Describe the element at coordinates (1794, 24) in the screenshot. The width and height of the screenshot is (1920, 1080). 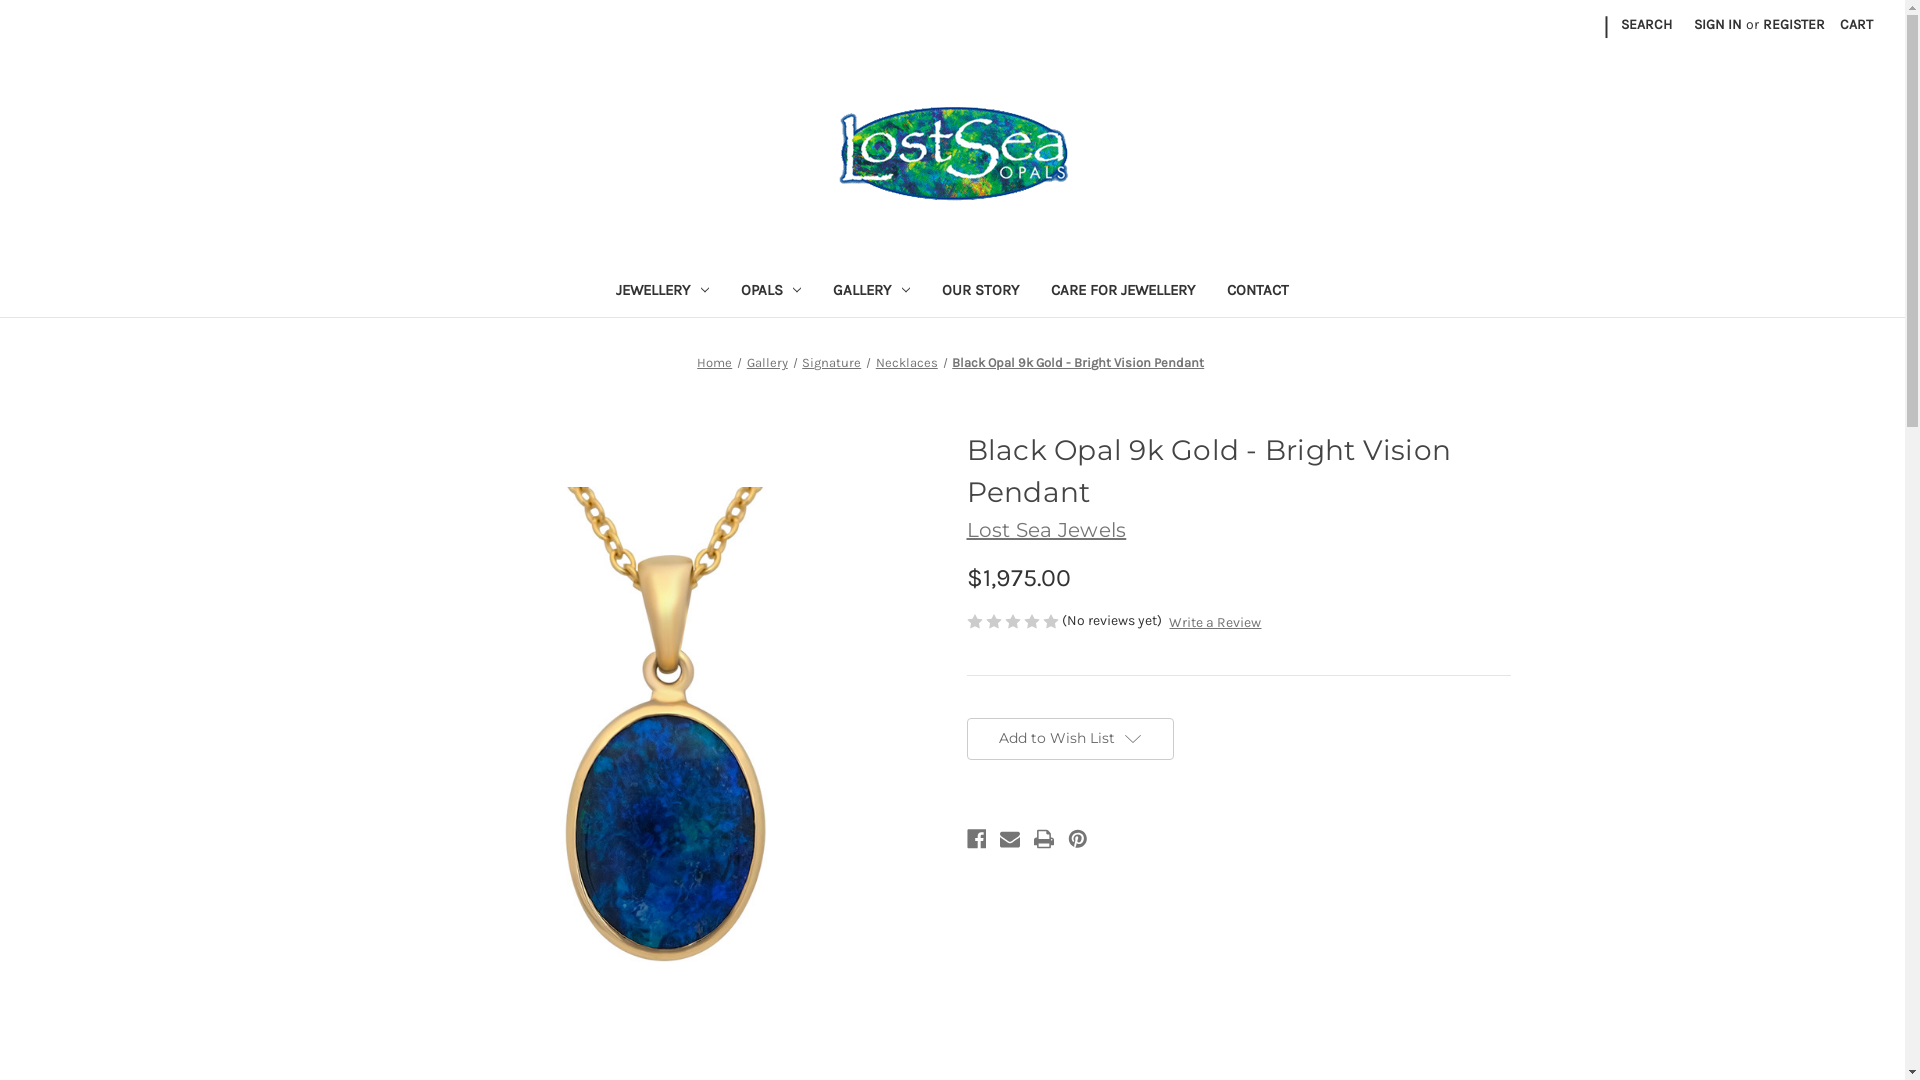
I see `'REGISTER'` at that location.